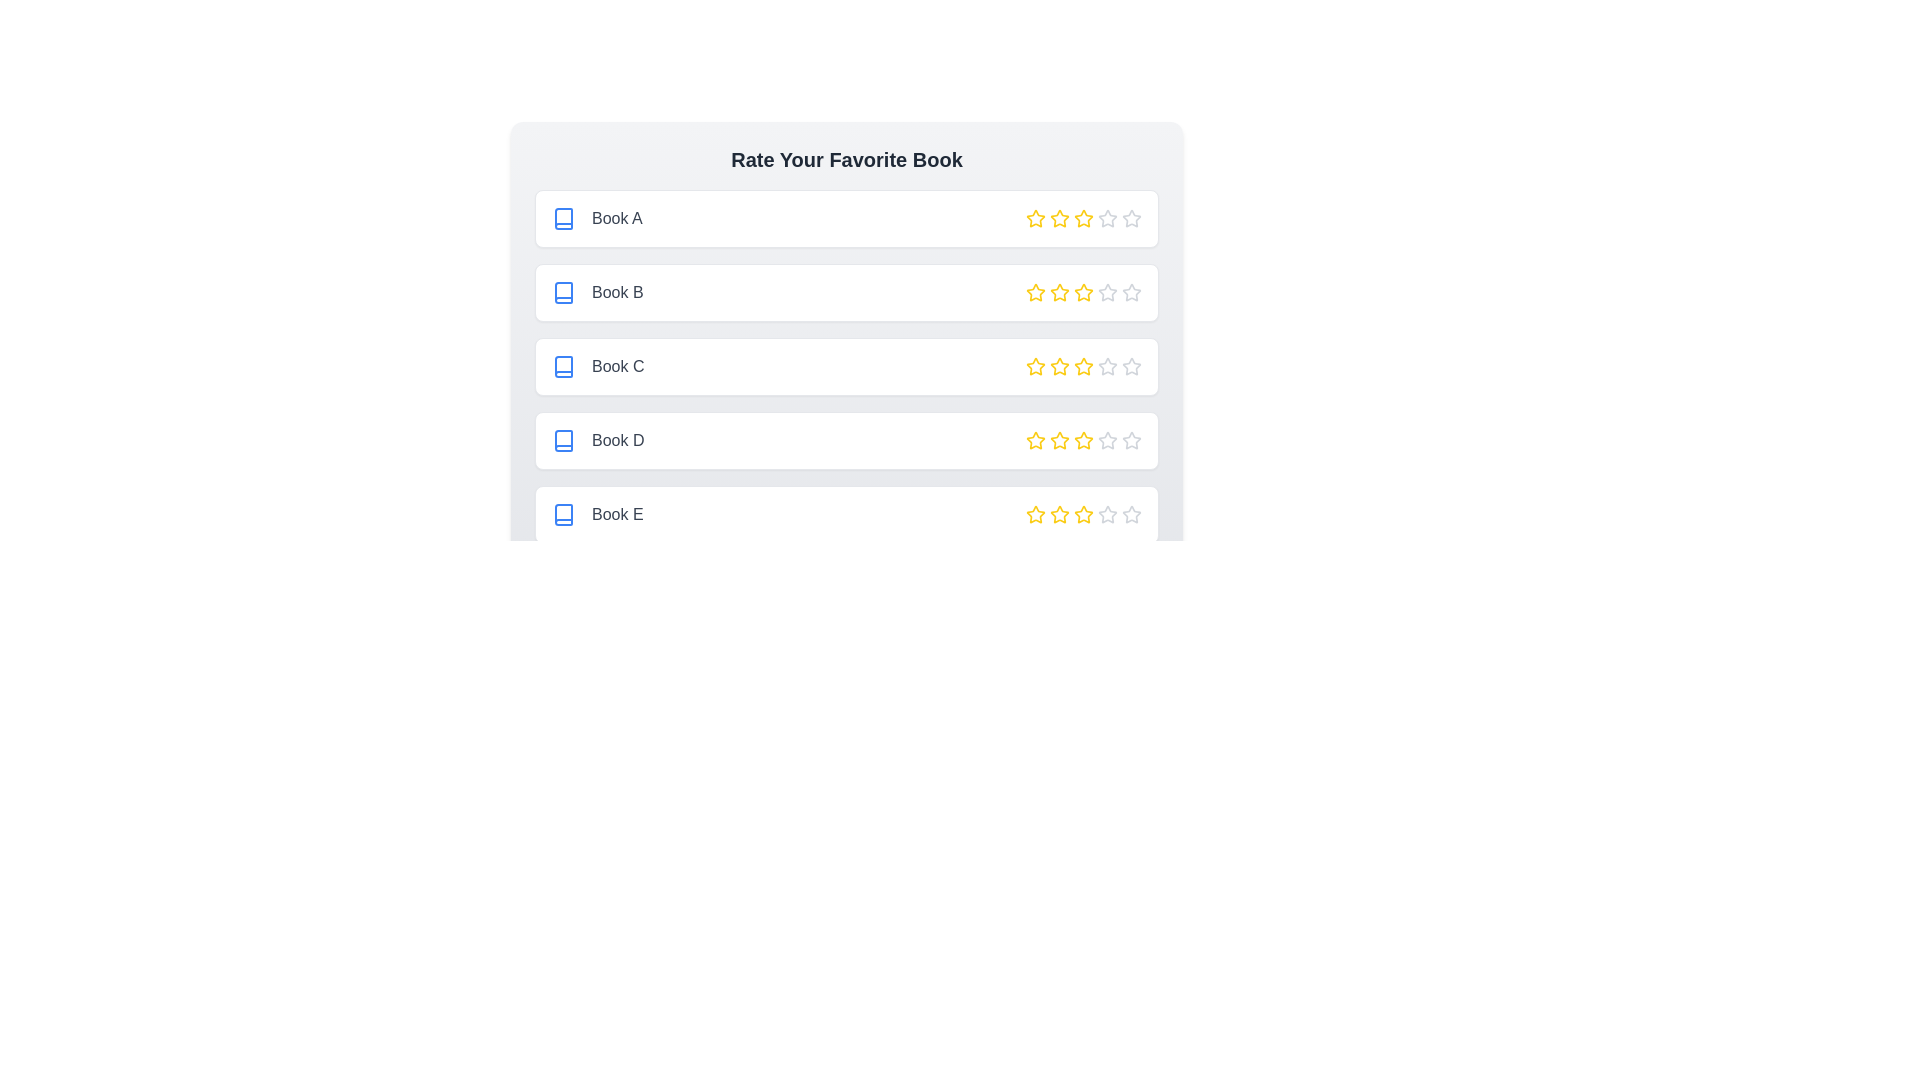  What do you see at coordinates (1083, 439) in the screenshot?
I see `the star corresponding to 3 stars for the book titled Book D` at bounding box center [1083, 439].